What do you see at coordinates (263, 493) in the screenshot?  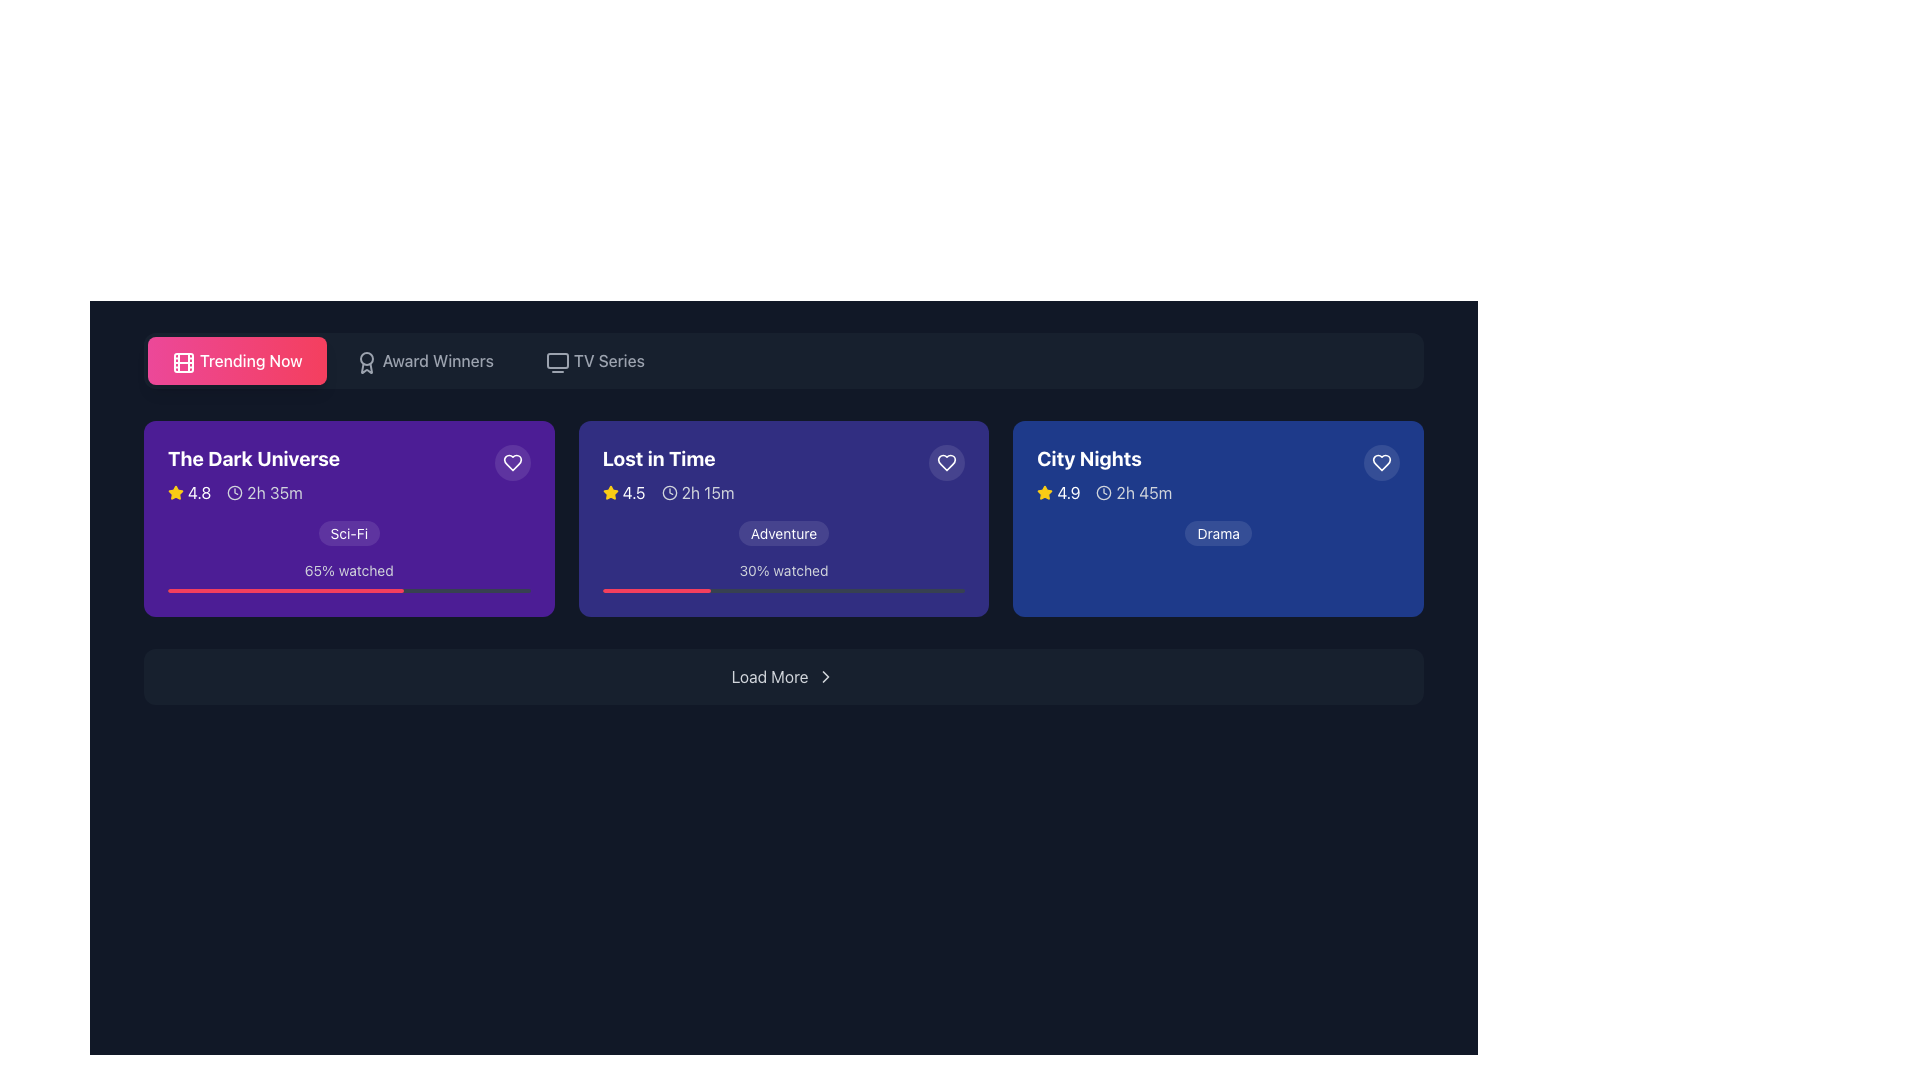 I see `the label displaying the duration '2h 35m' with a clock icon, which is located in the first card of a horizontal card list, positioned below the star-rating` at bounding box center [263, 493].